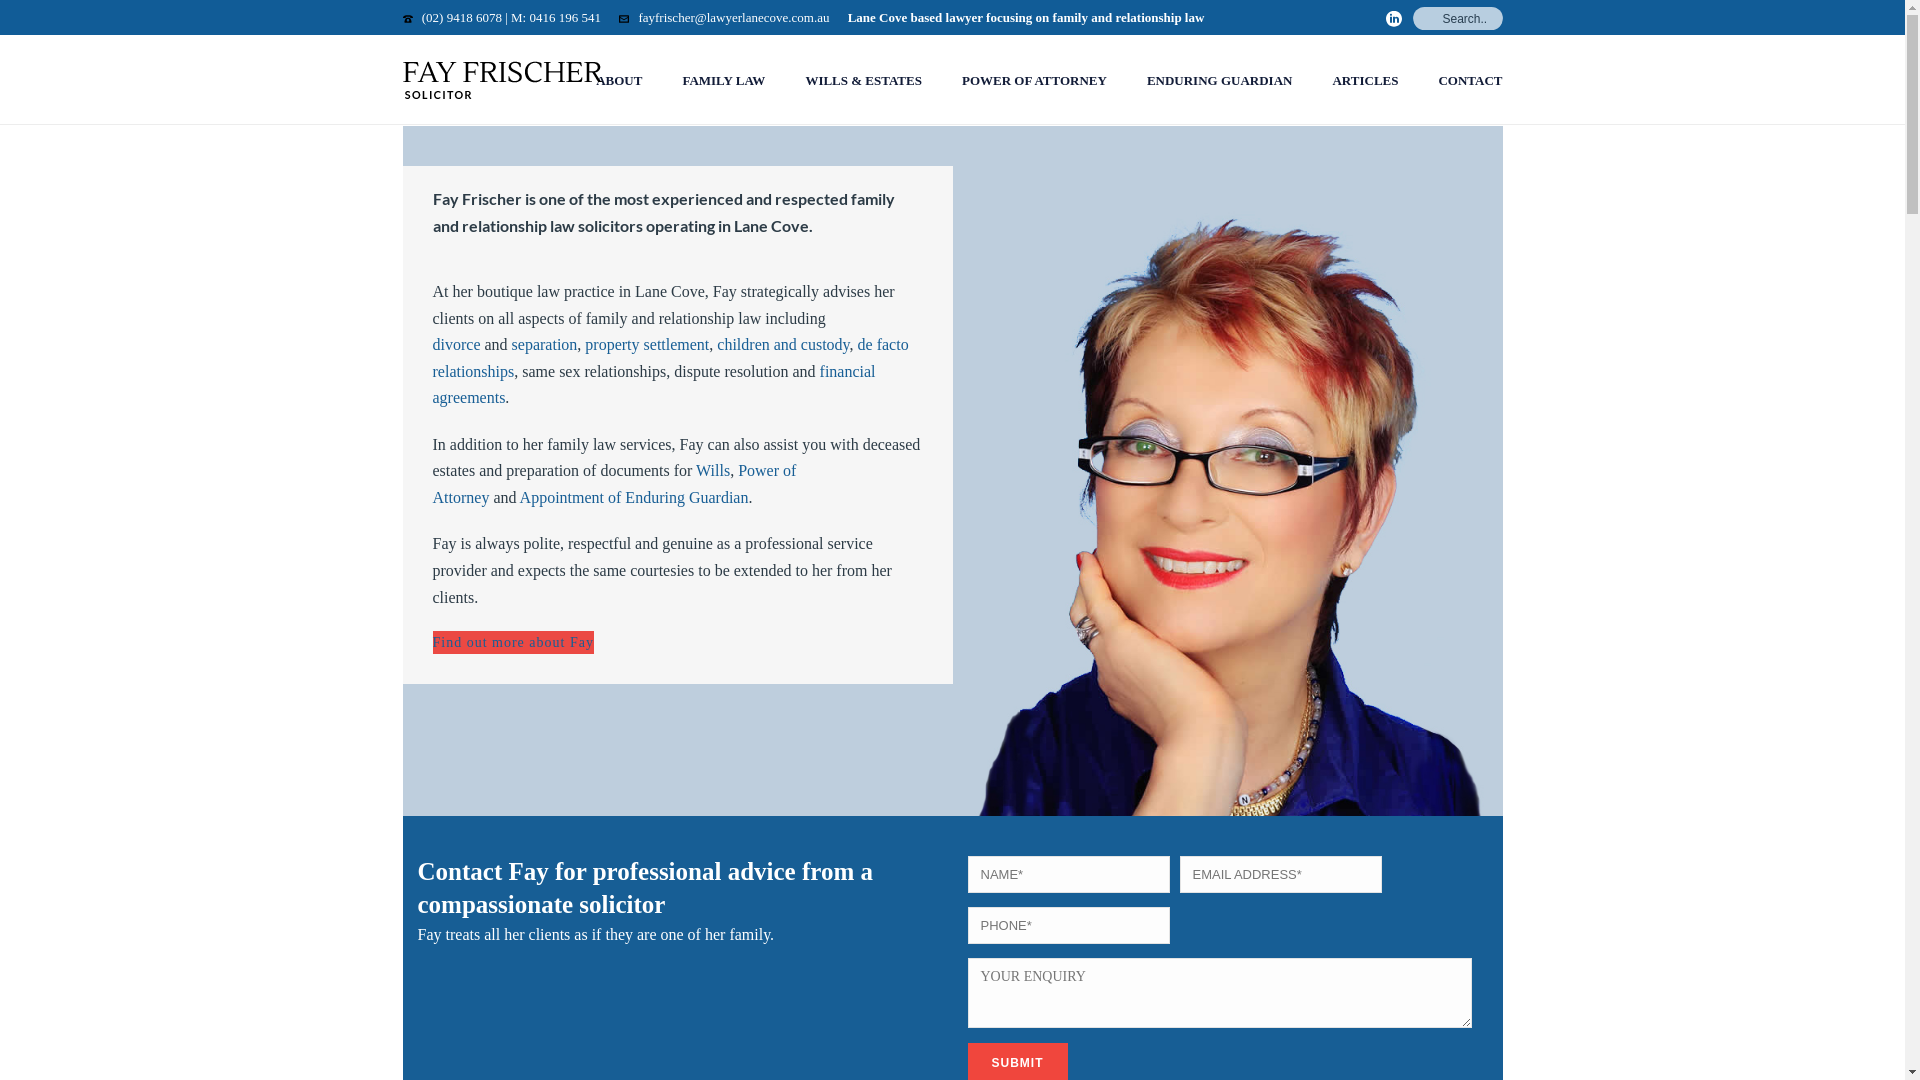  Describe the element at coordinates (781, 343) in the screenshot. I see `'children and custody'` at that location.